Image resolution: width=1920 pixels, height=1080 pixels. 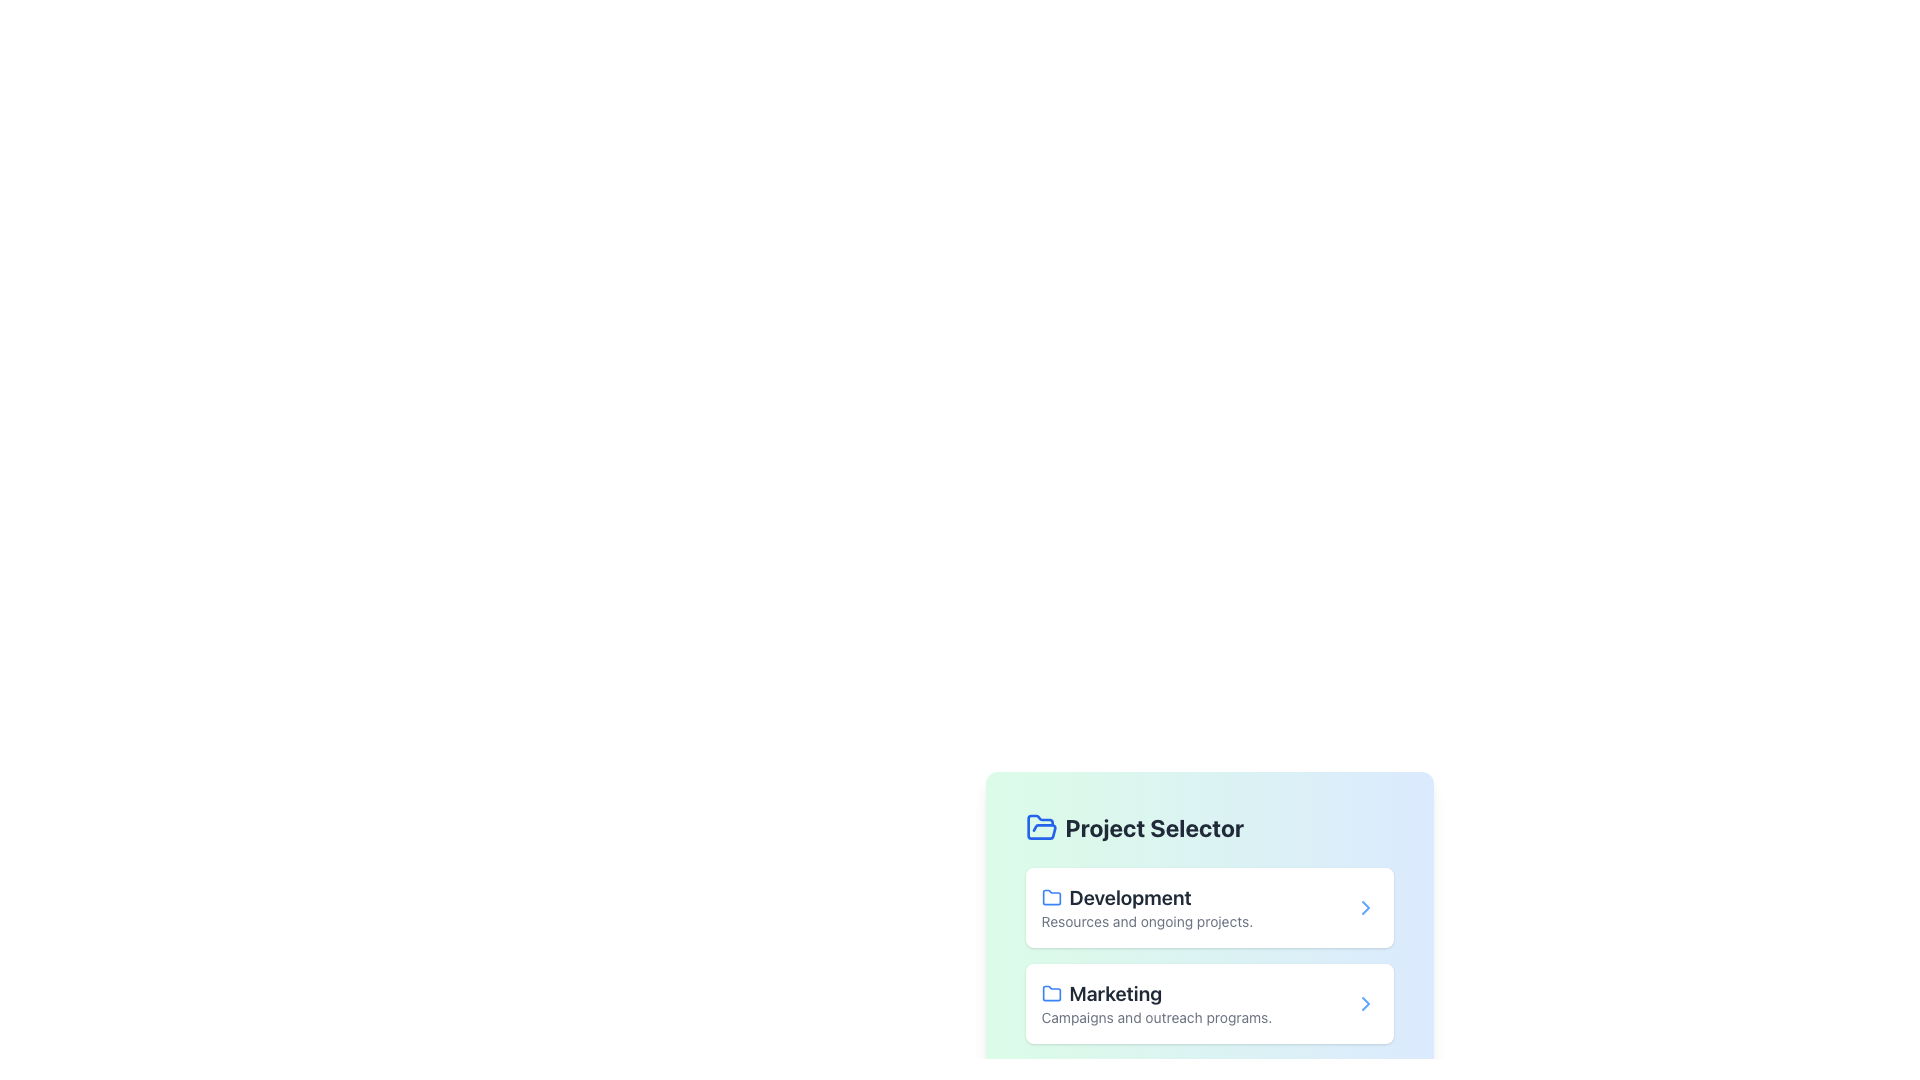 What do you see at coordinates (1147, 907) in the screenshot?
I see `the 'Development' card within the 'Project Selector' section` at bounding box center [1147, 907].